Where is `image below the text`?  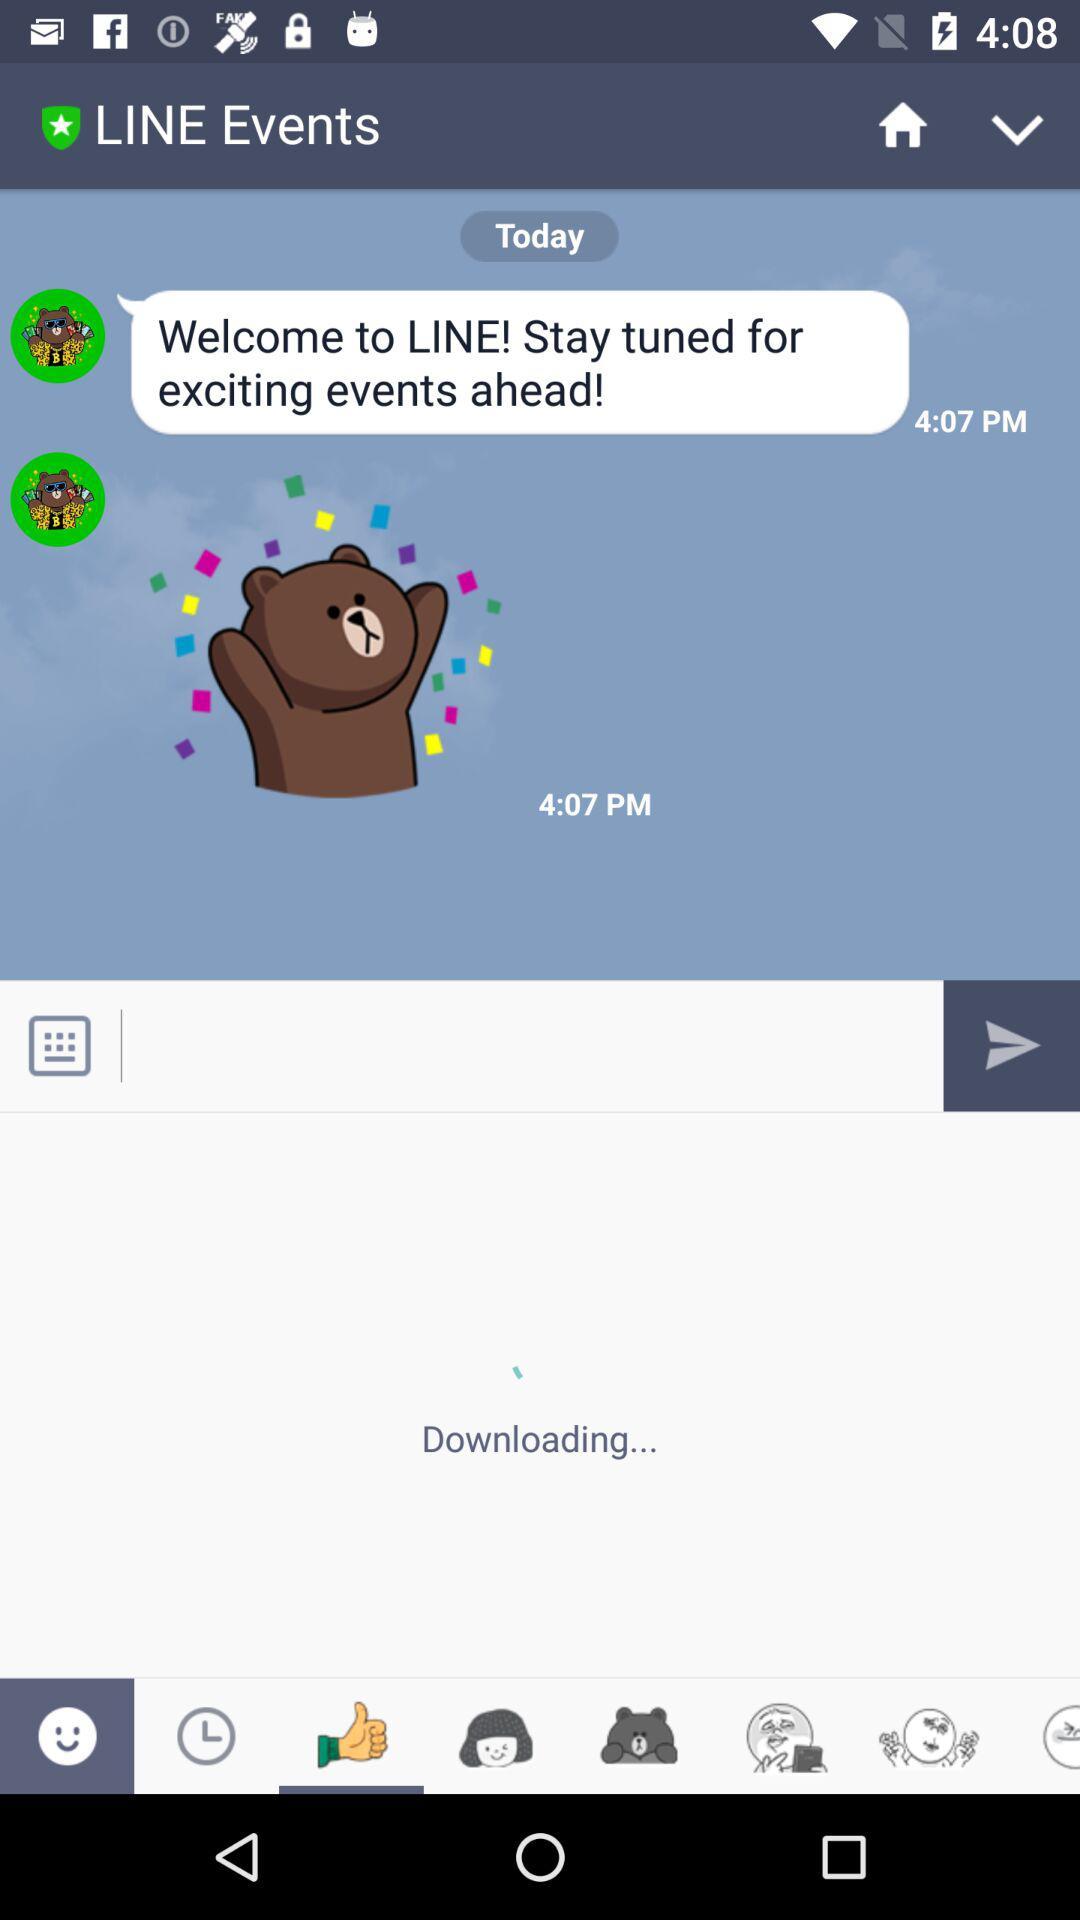 image below the text is located at coordinates (326, 636).